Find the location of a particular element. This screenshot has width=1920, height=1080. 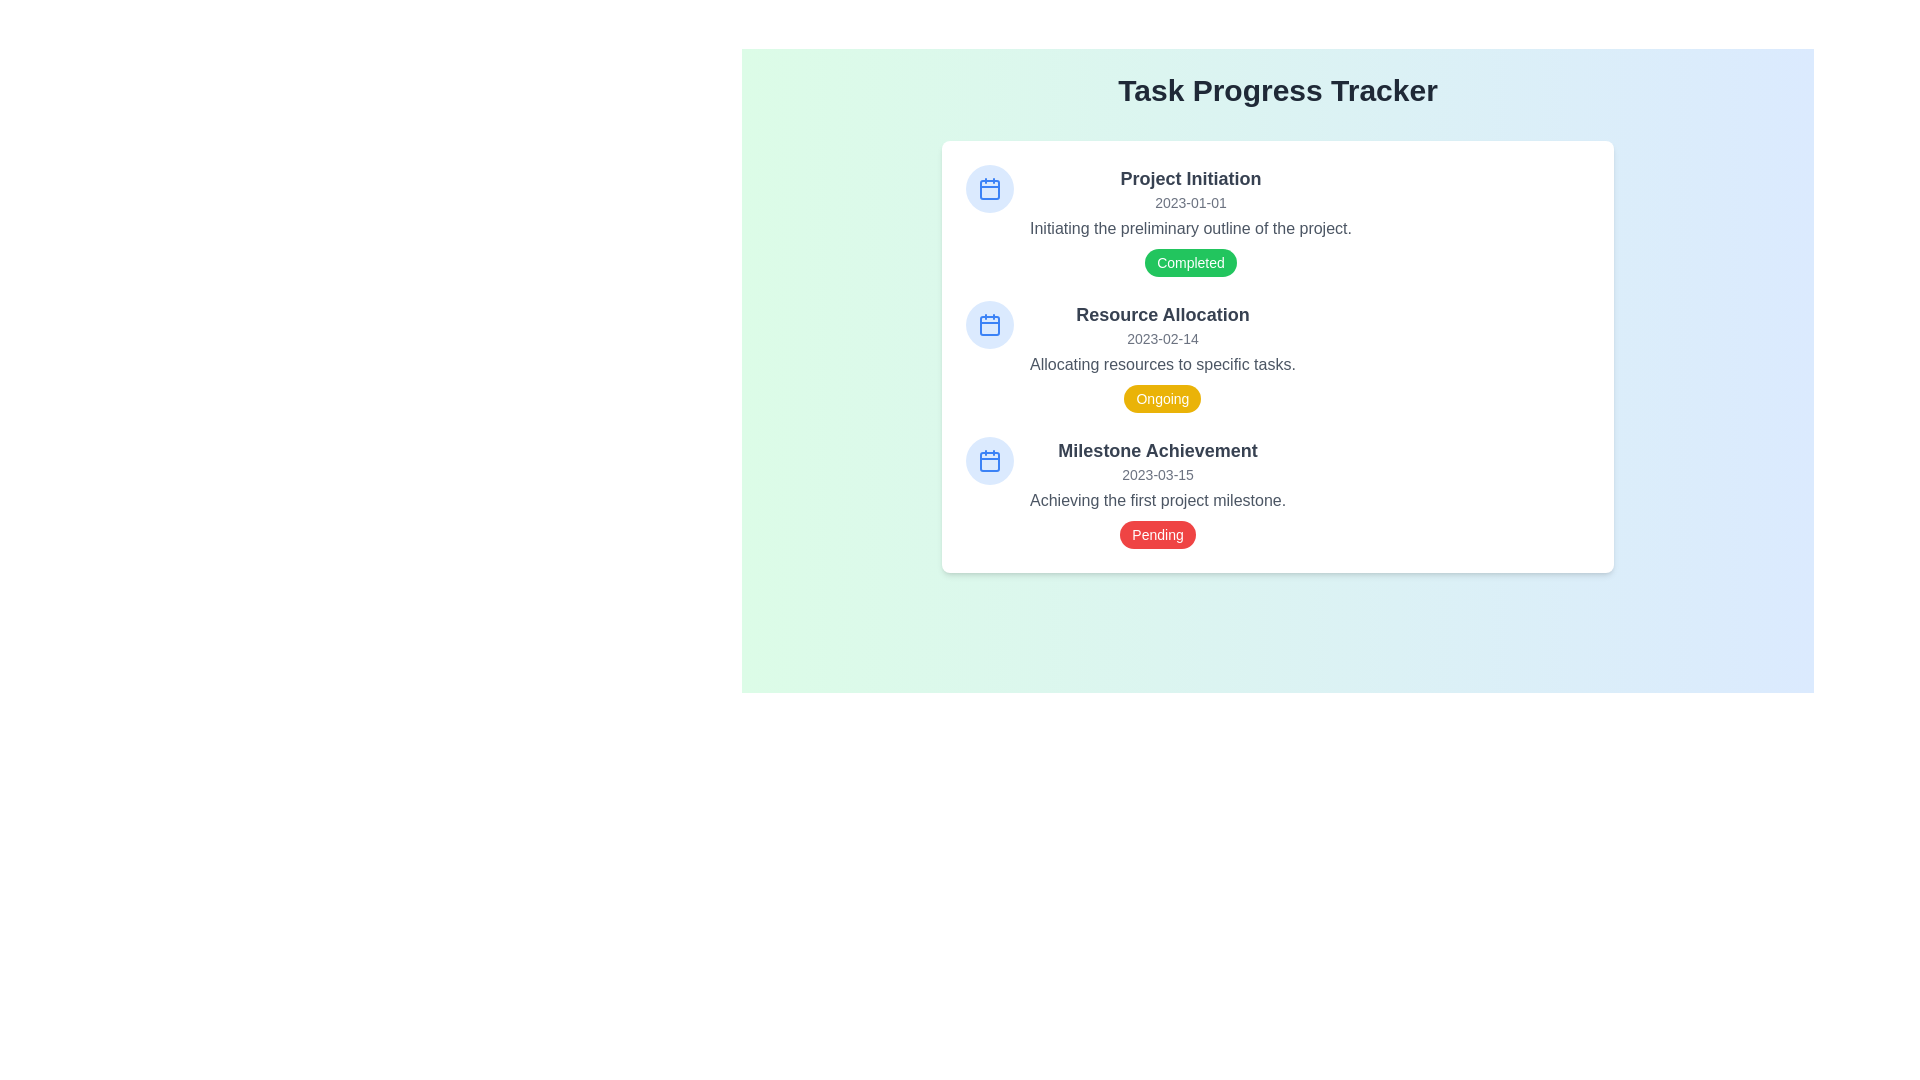

the calendar icon with a blue outline that is located within a light blue circular badge is located at coordinates (989, 323).